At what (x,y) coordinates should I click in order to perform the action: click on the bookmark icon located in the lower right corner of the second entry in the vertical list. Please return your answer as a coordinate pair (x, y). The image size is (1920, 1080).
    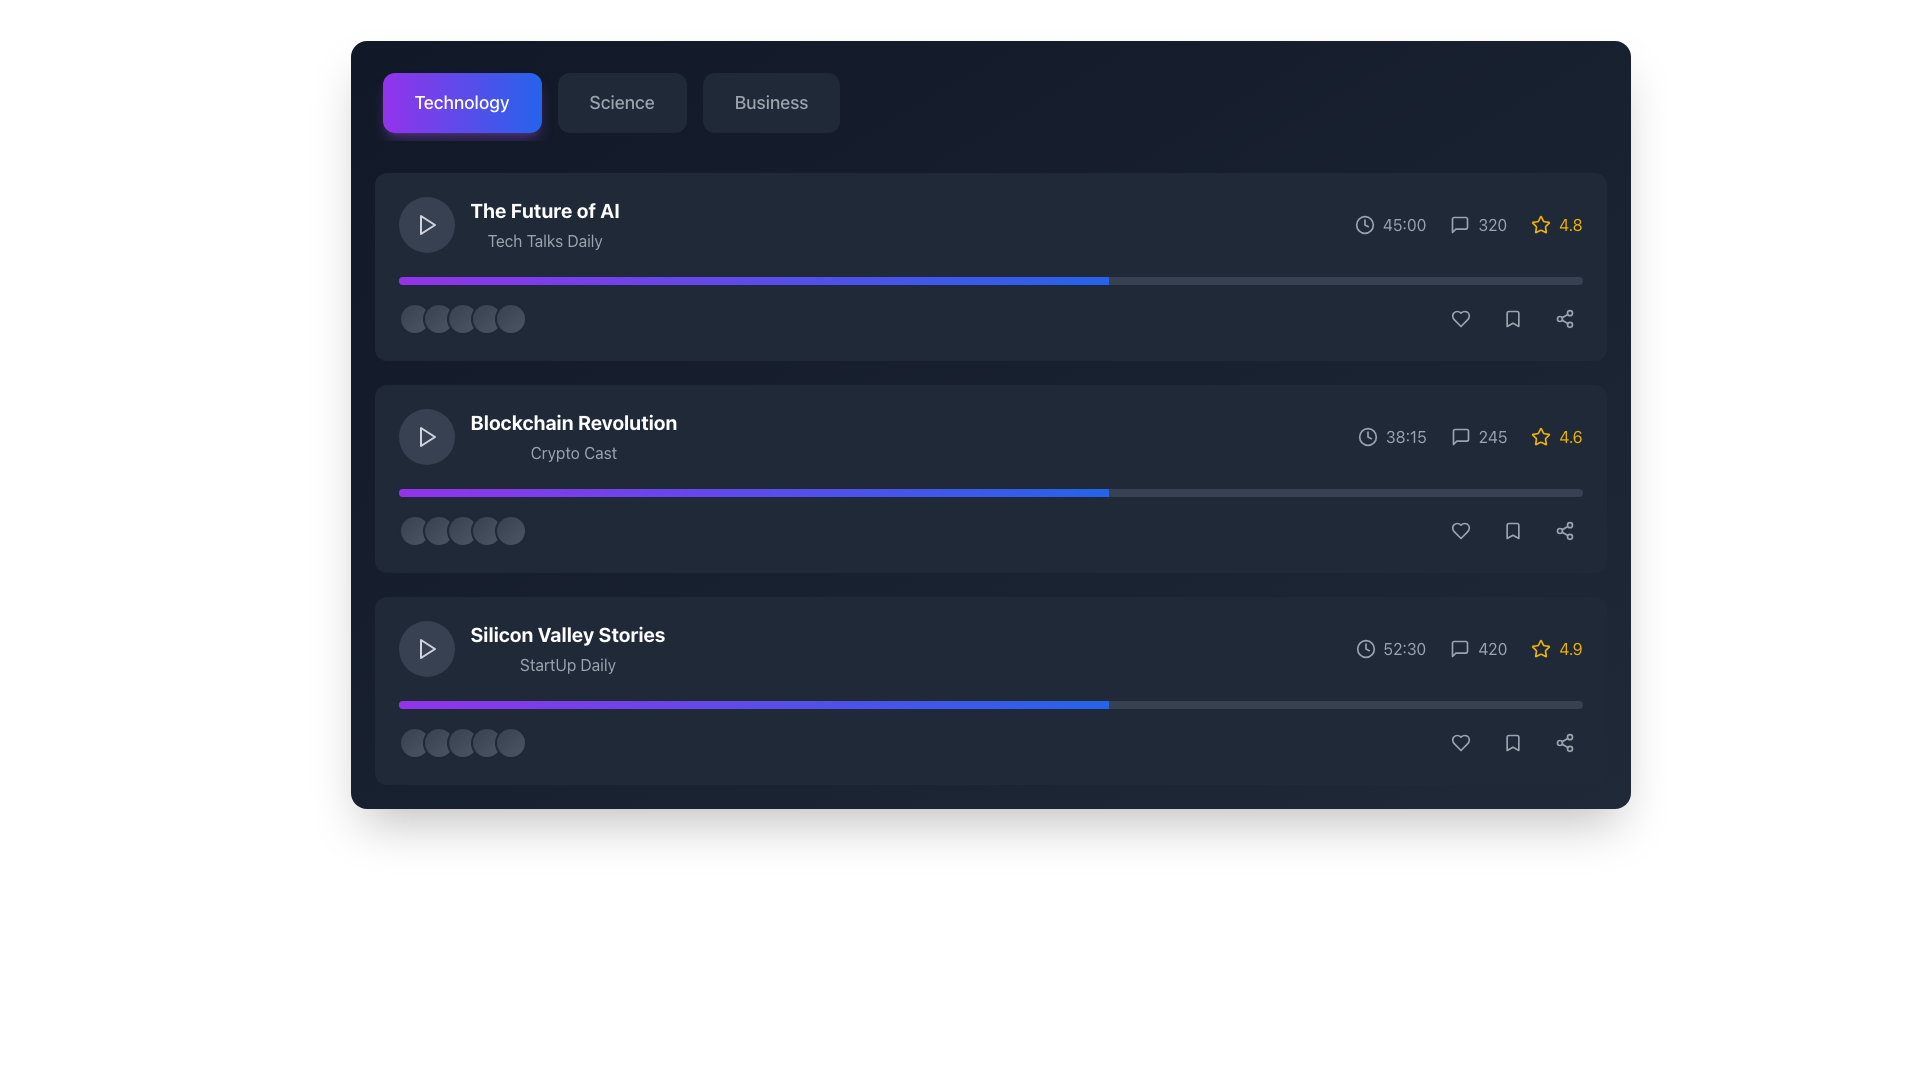
    Looking at the image, I should click on (1512, 530).